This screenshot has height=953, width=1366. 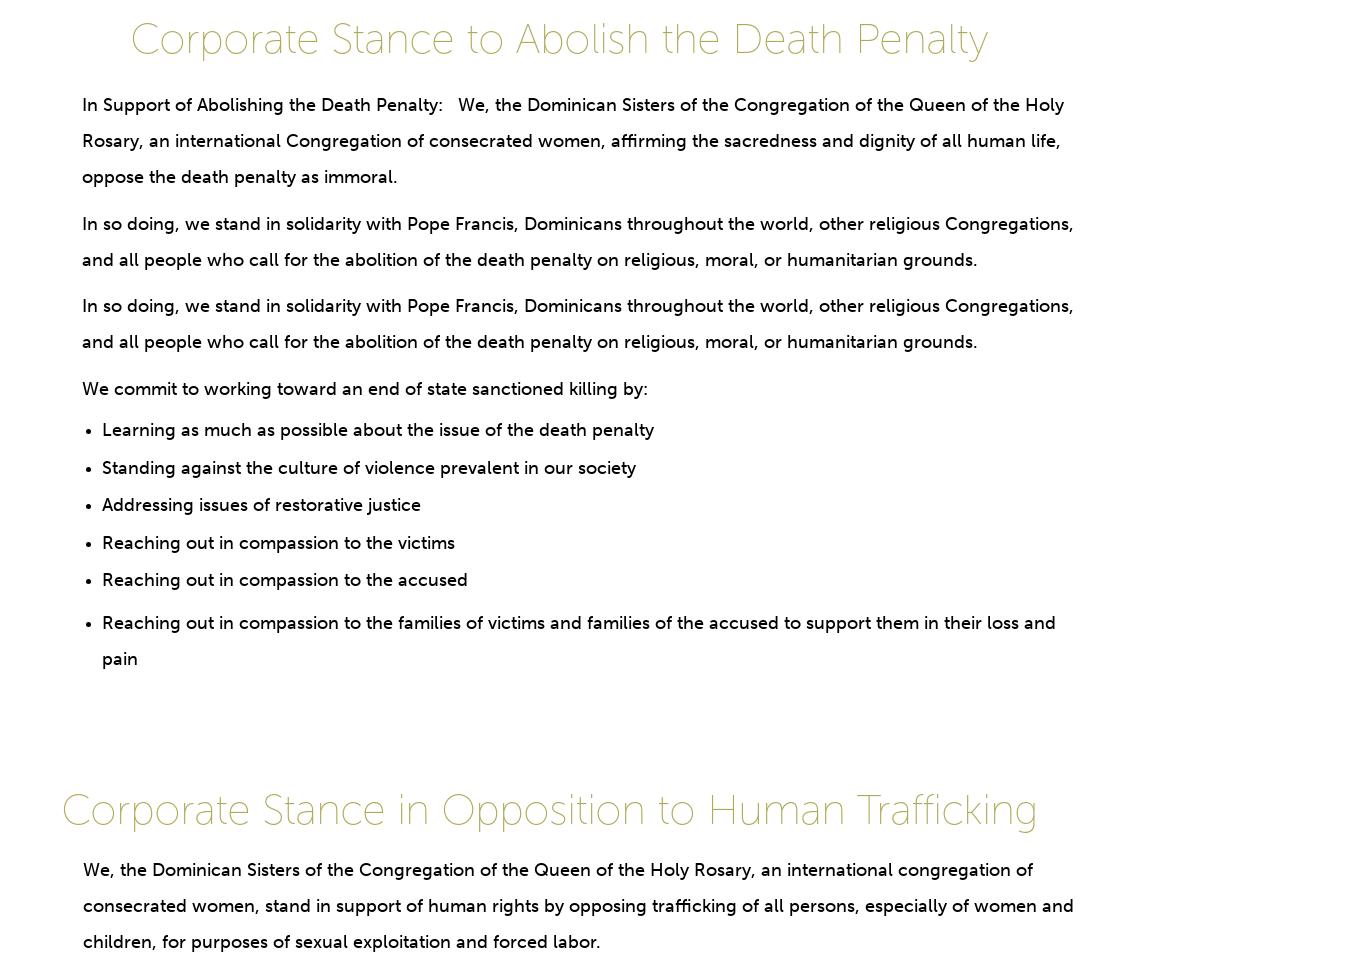 I want to click on 'Standing against the culture of violence prevalent in our society', so click(x=100, y=465).